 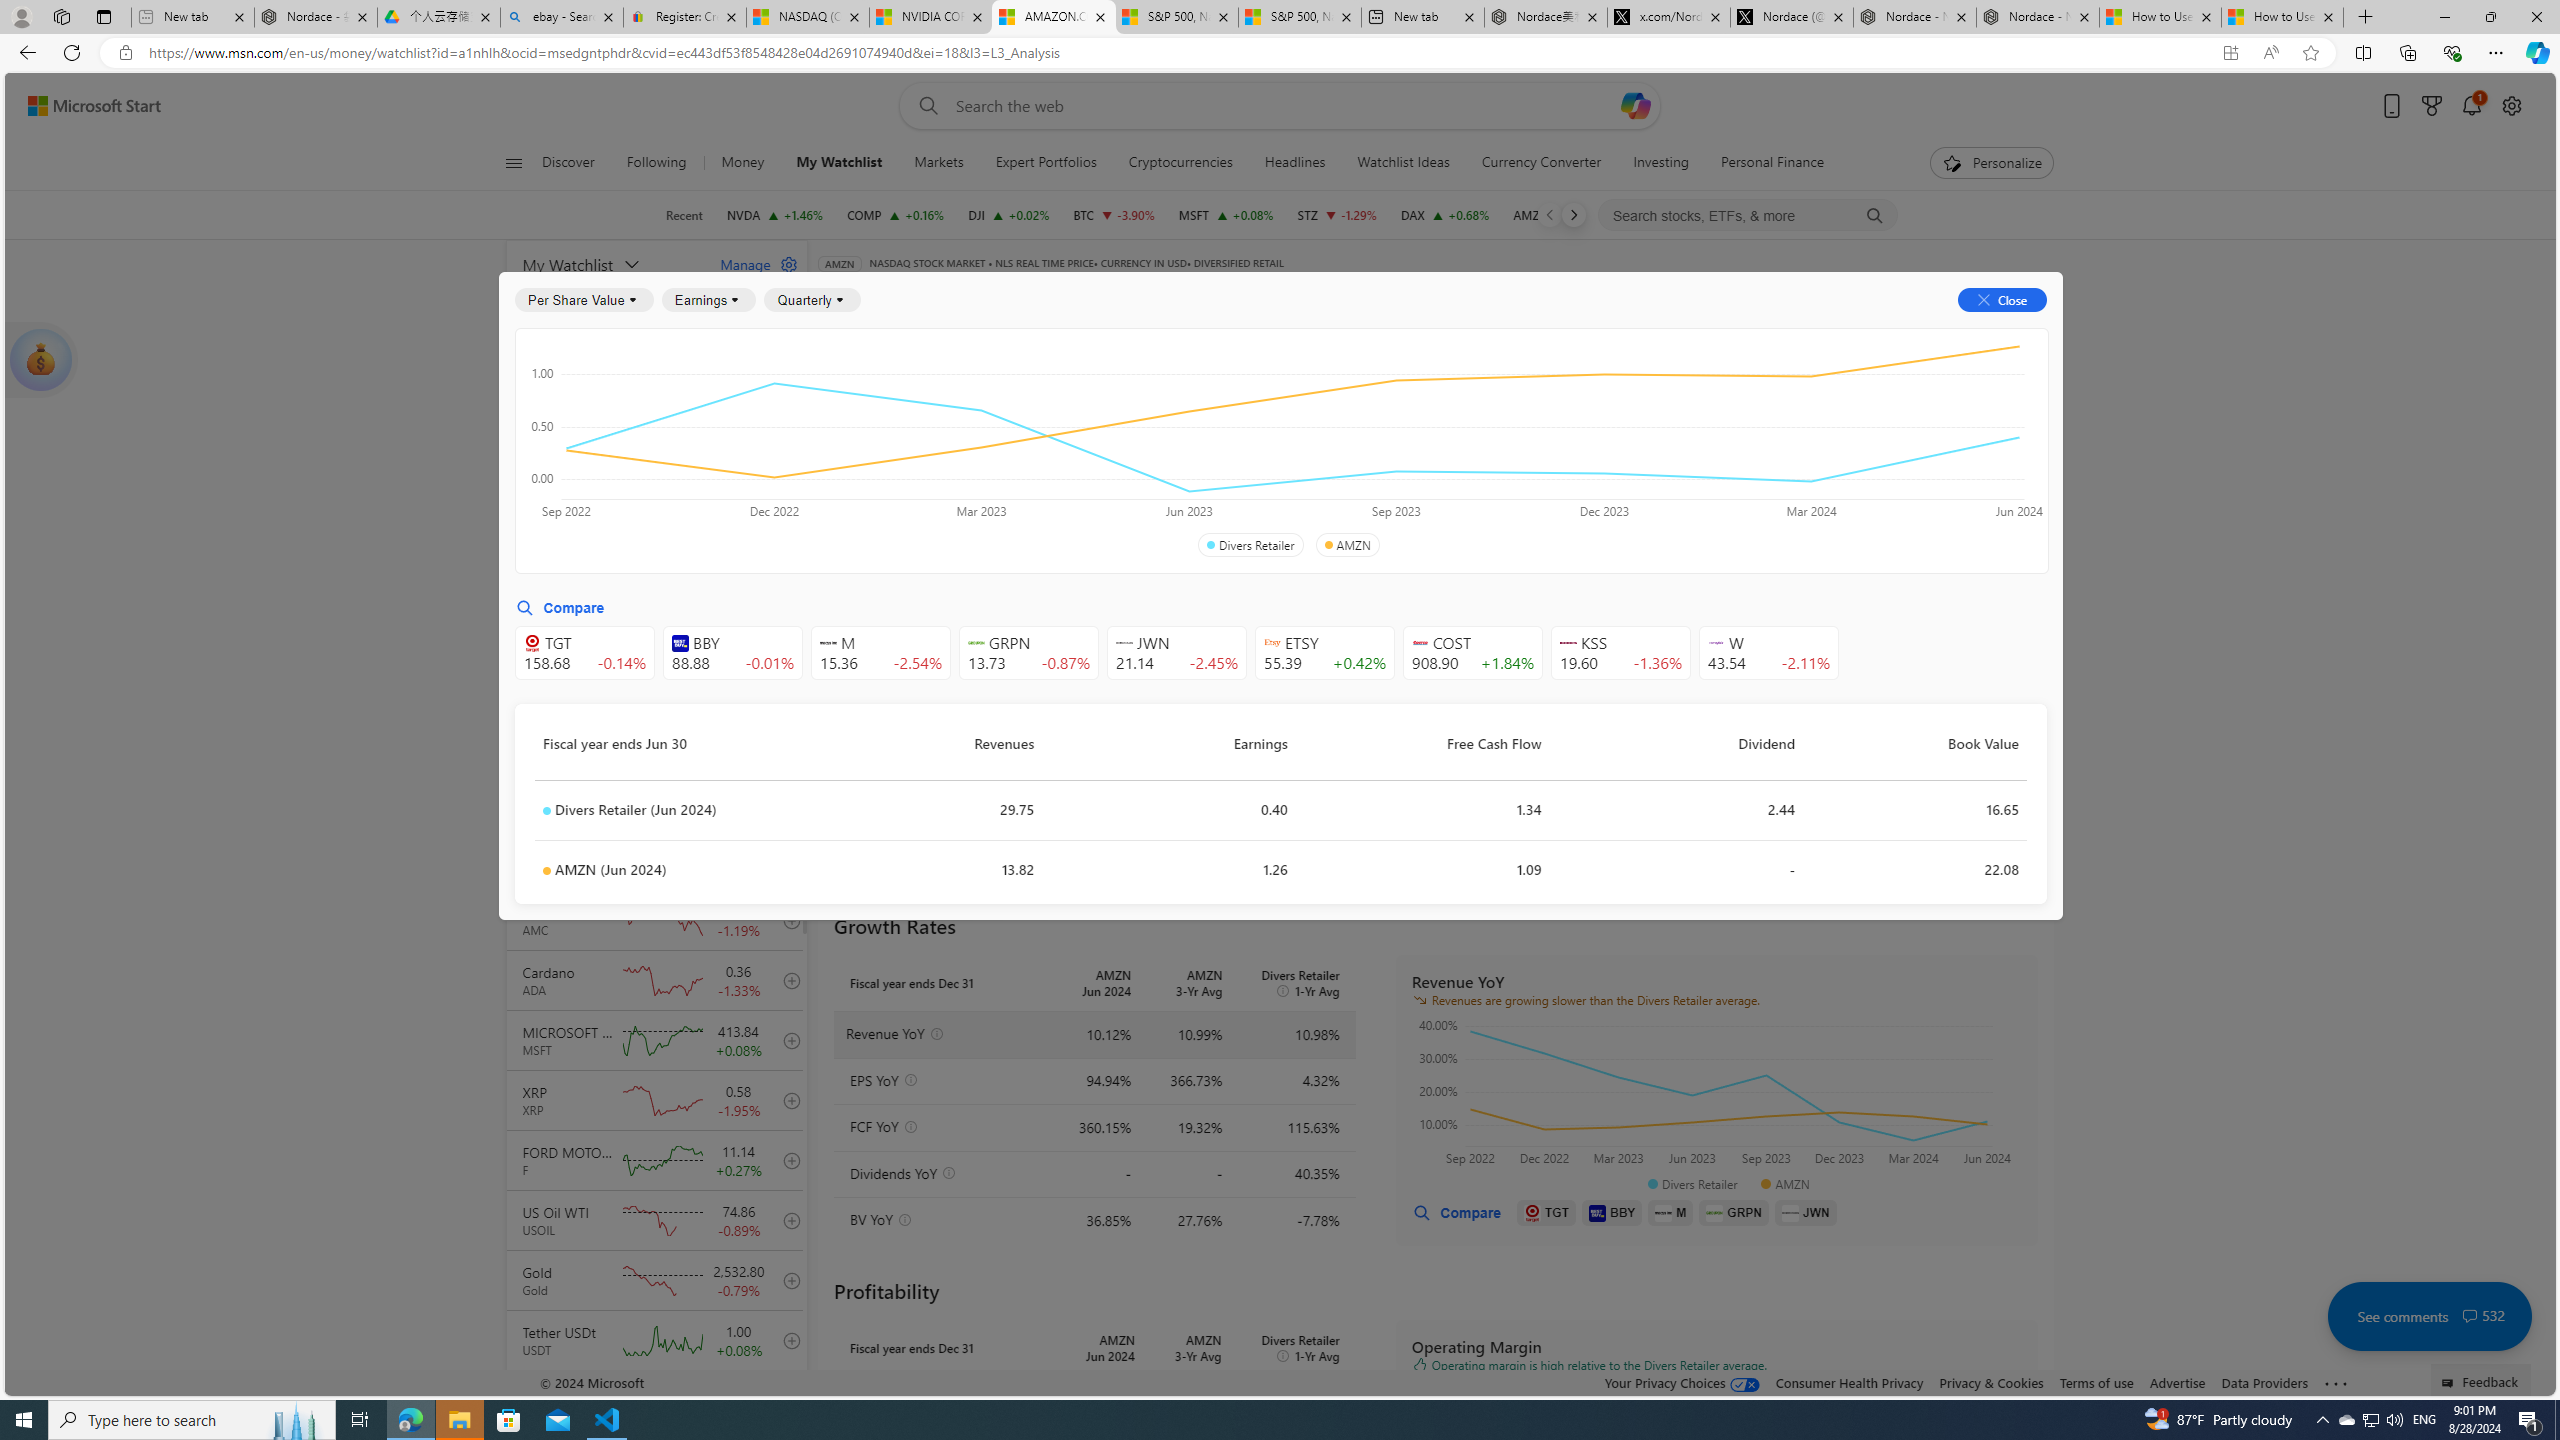 I want to click on 'Recent', so click(x=684, y=214).